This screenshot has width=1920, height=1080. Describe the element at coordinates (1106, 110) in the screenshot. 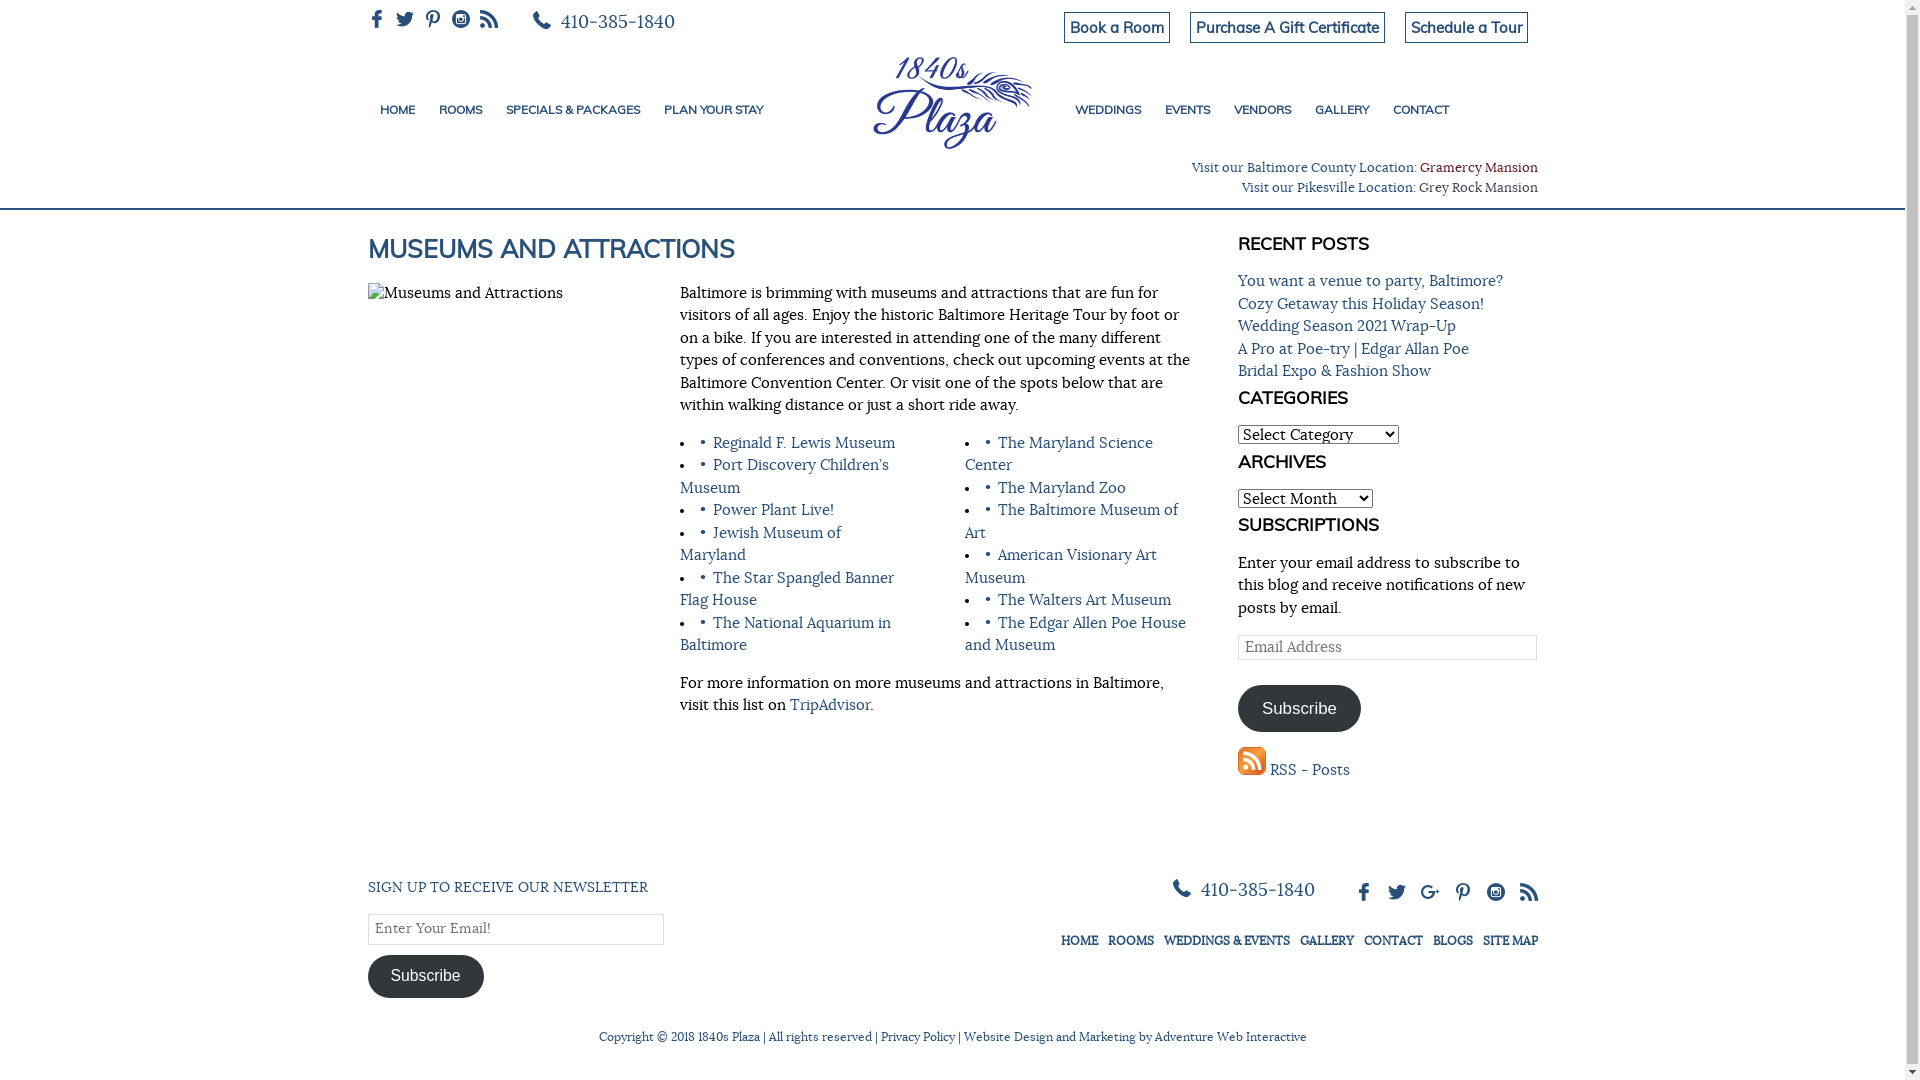

I see `'WEDDINGS'` at that location.